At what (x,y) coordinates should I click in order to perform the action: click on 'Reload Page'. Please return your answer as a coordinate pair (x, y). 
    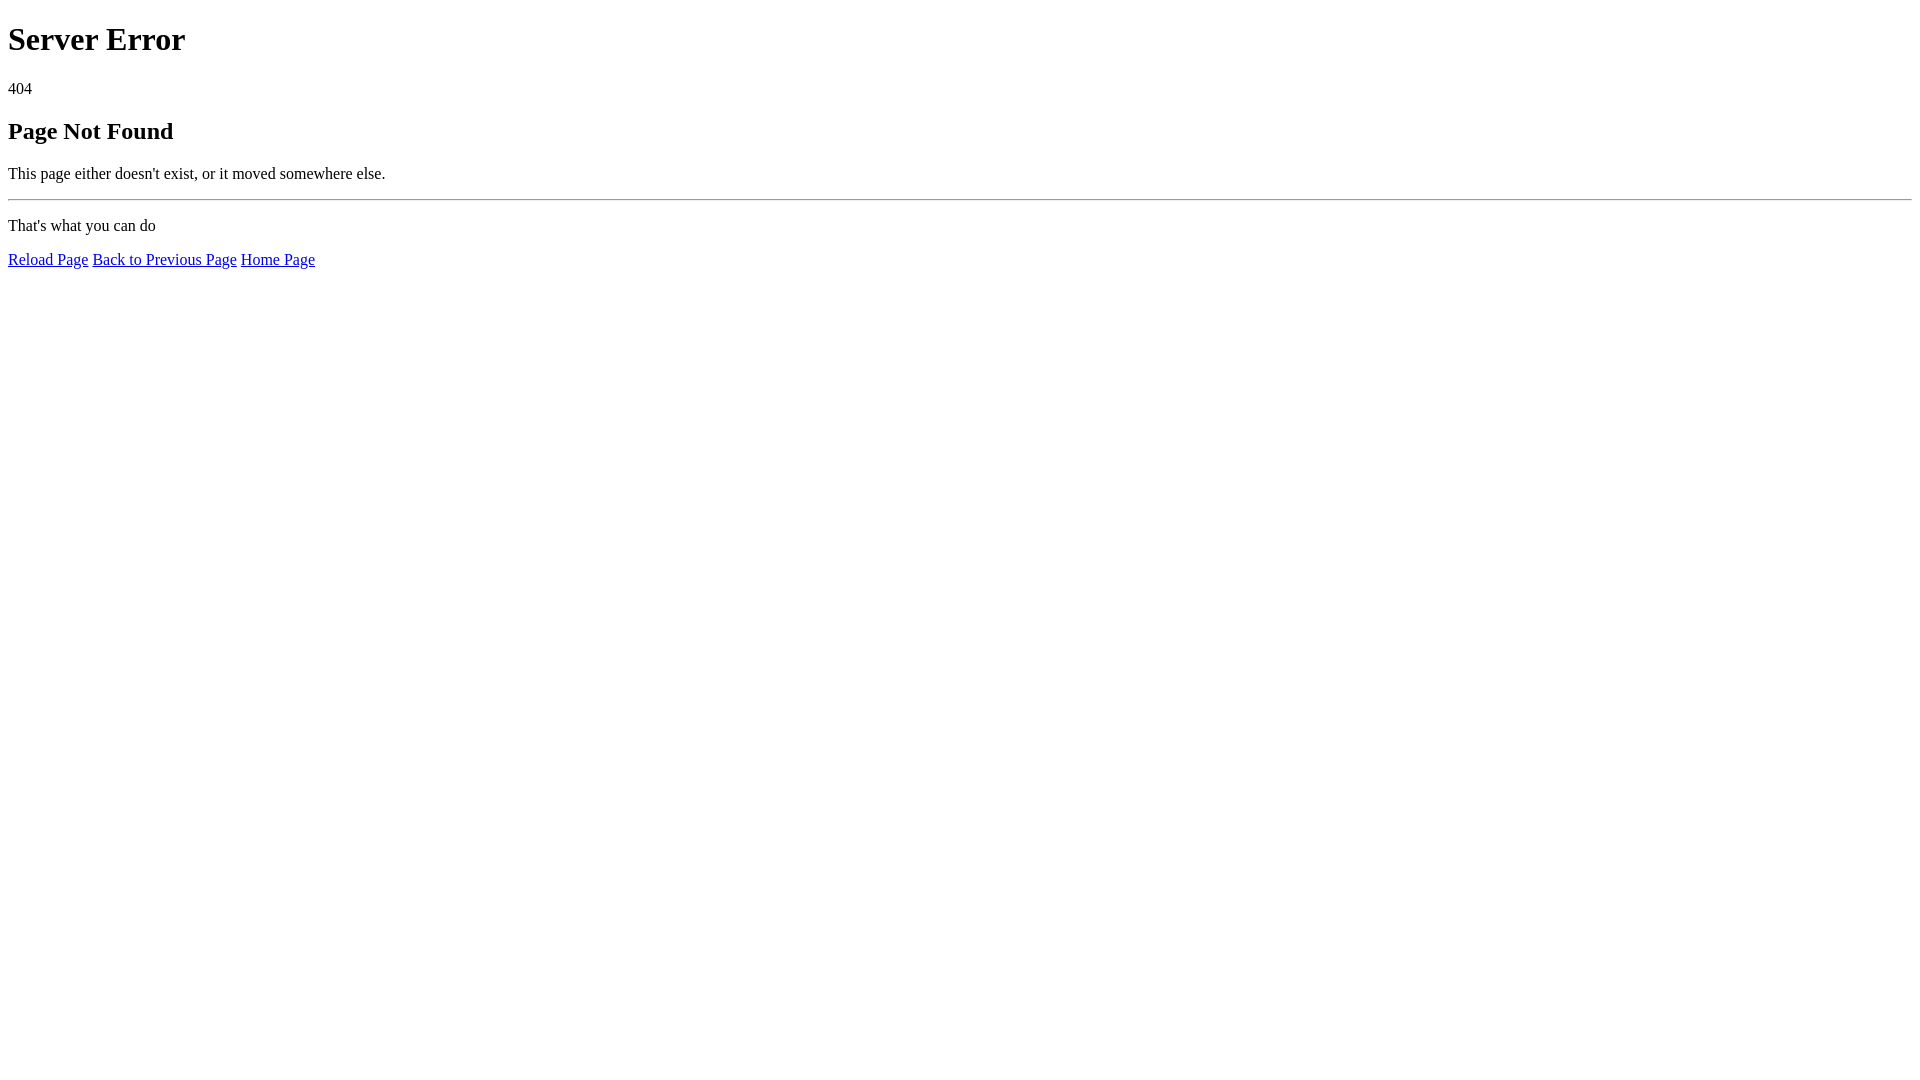
    Looking at the image, I should click on (48, 258).